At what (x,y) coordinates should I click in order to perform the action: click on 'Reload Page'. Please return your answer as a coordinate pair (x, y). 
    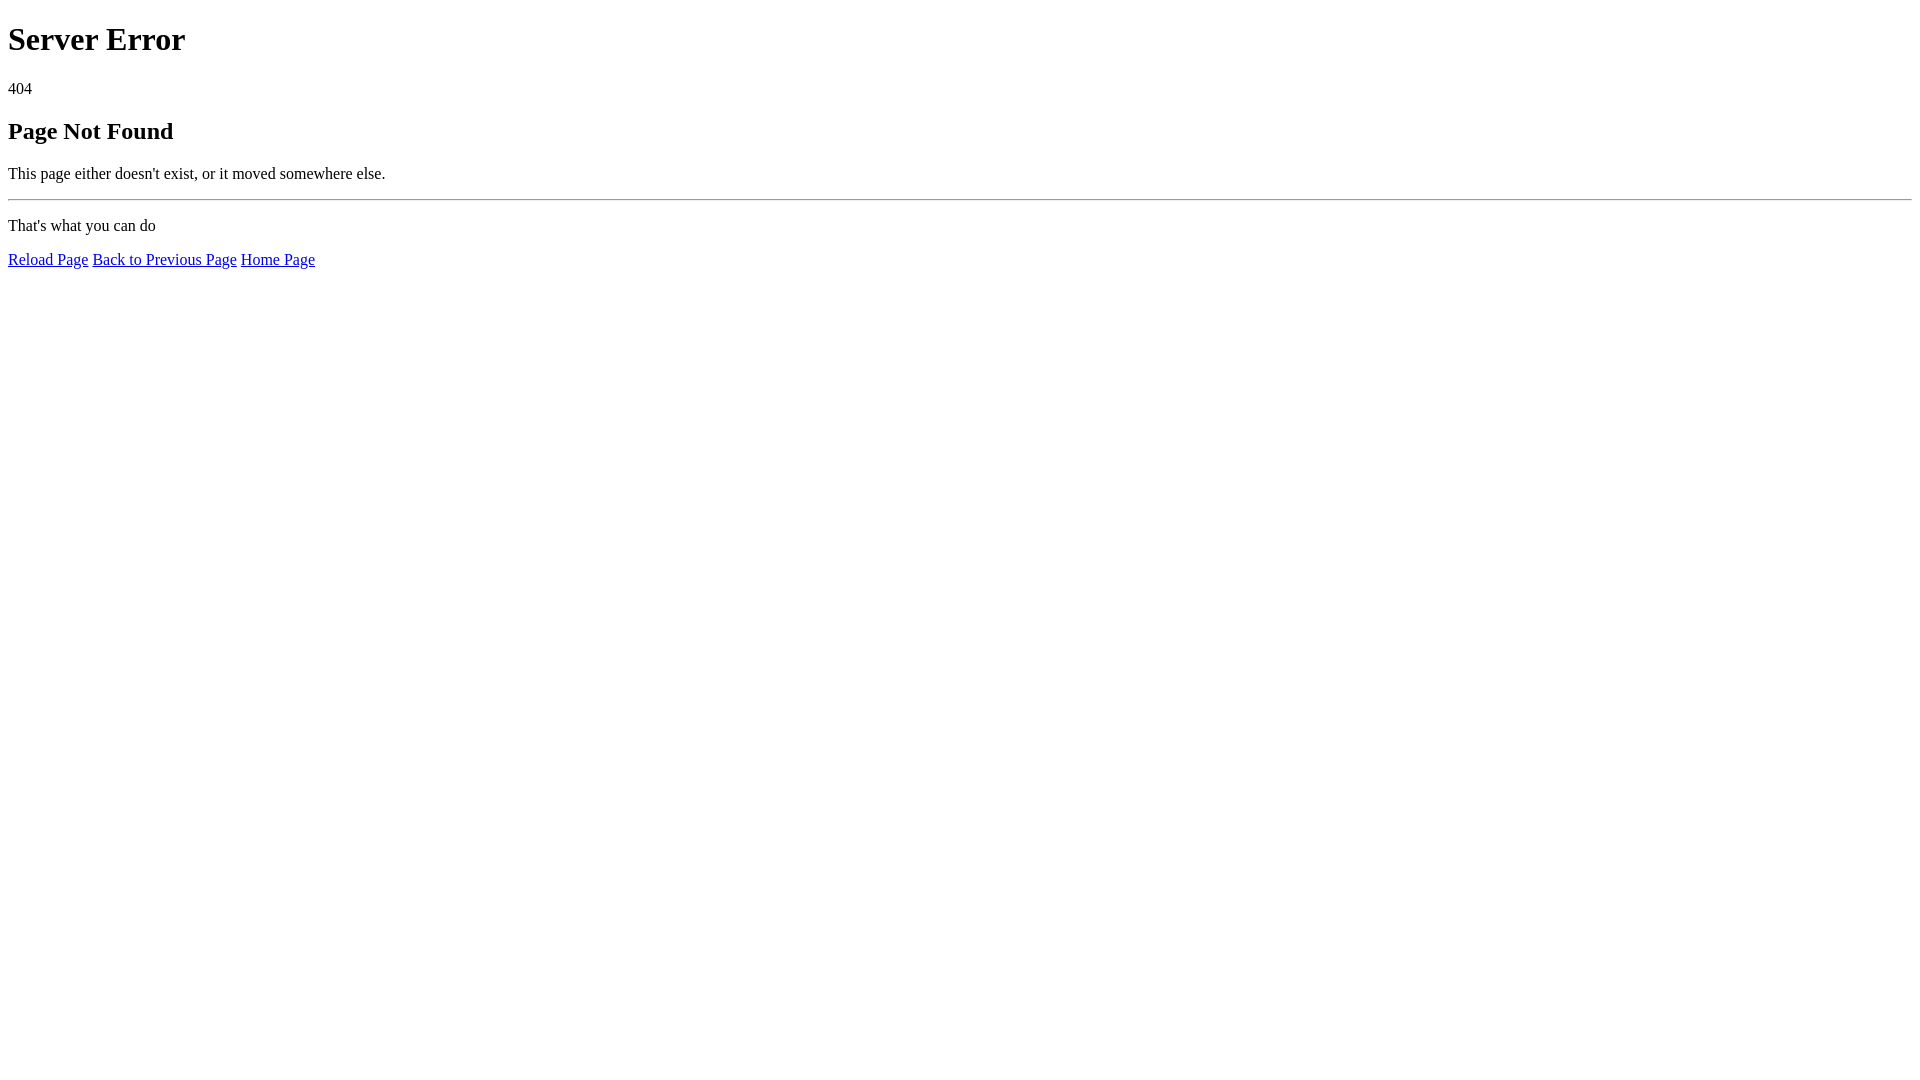
    Looking at the image, I should click on (48, 258).